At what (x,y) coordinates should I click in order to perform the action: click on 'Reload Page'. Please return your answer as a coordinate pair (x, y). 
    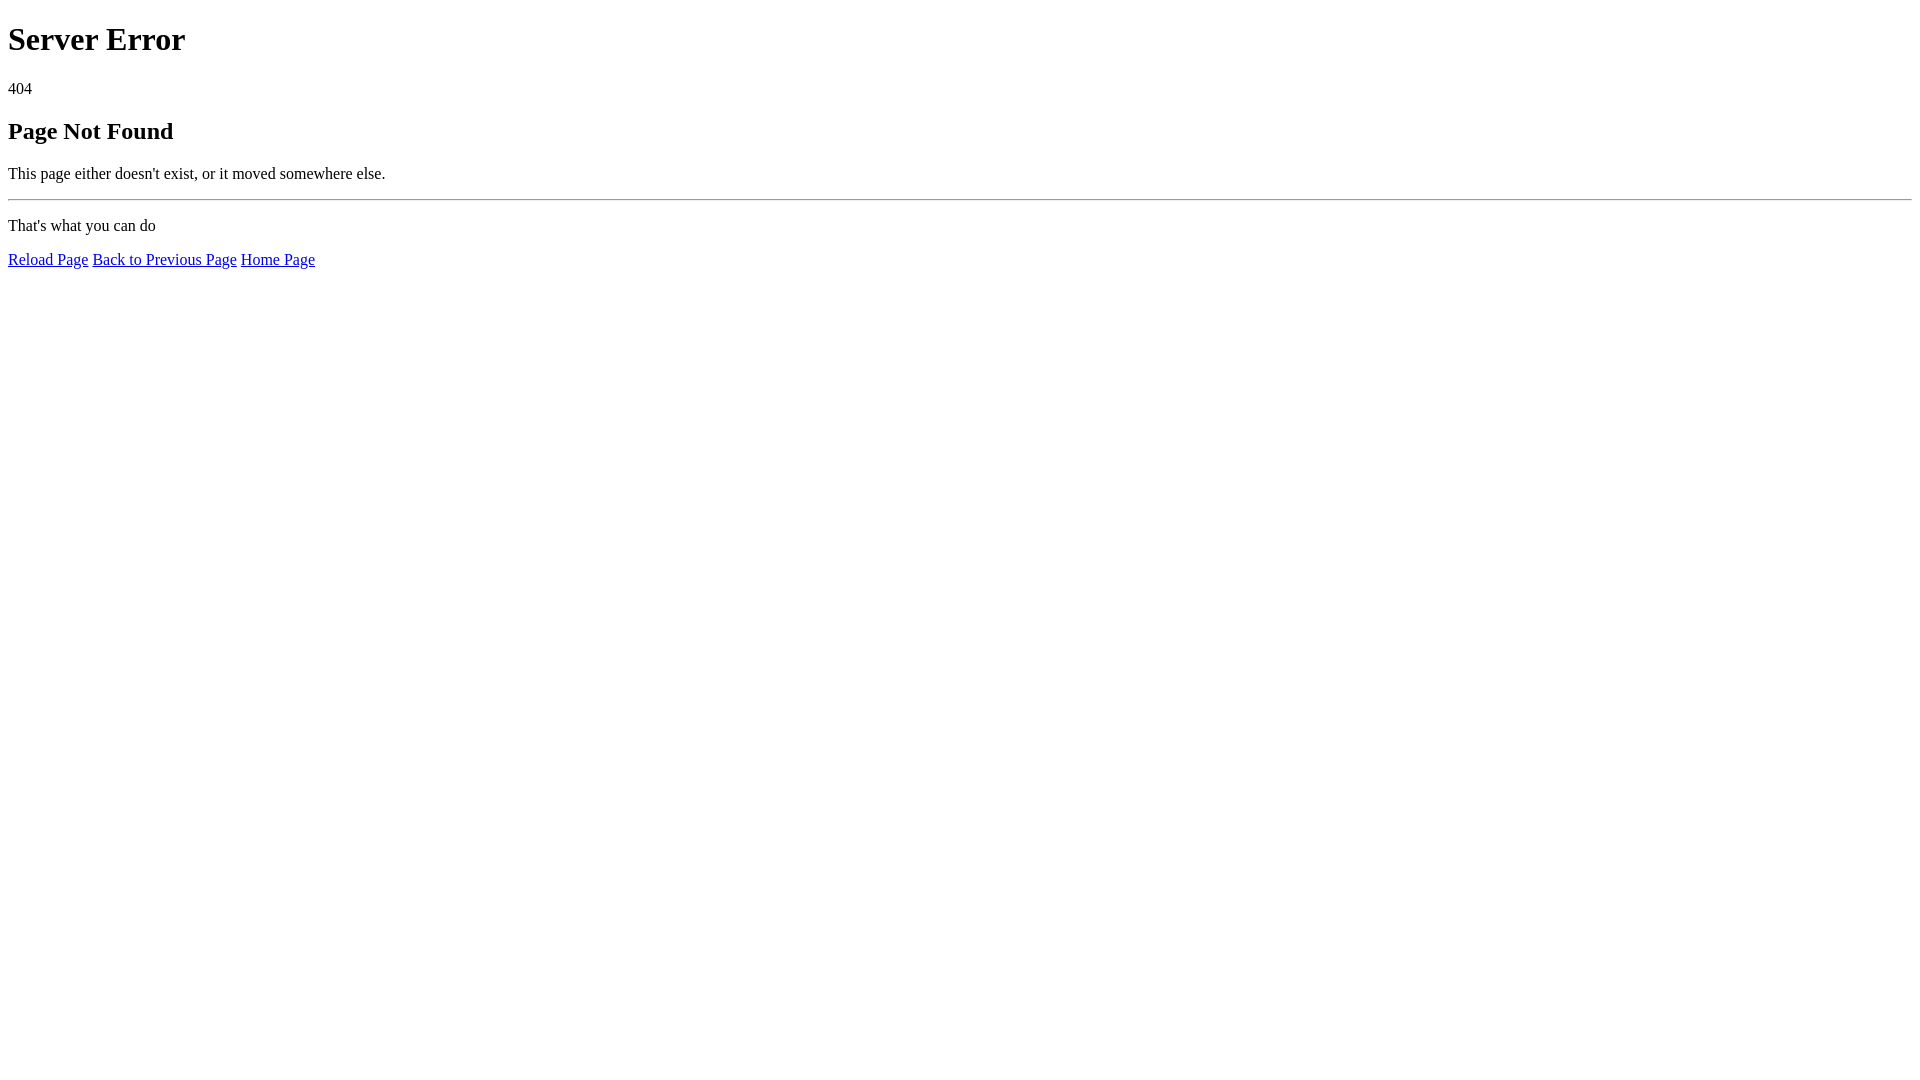
    Looking at the image, I should click on (48, 258).